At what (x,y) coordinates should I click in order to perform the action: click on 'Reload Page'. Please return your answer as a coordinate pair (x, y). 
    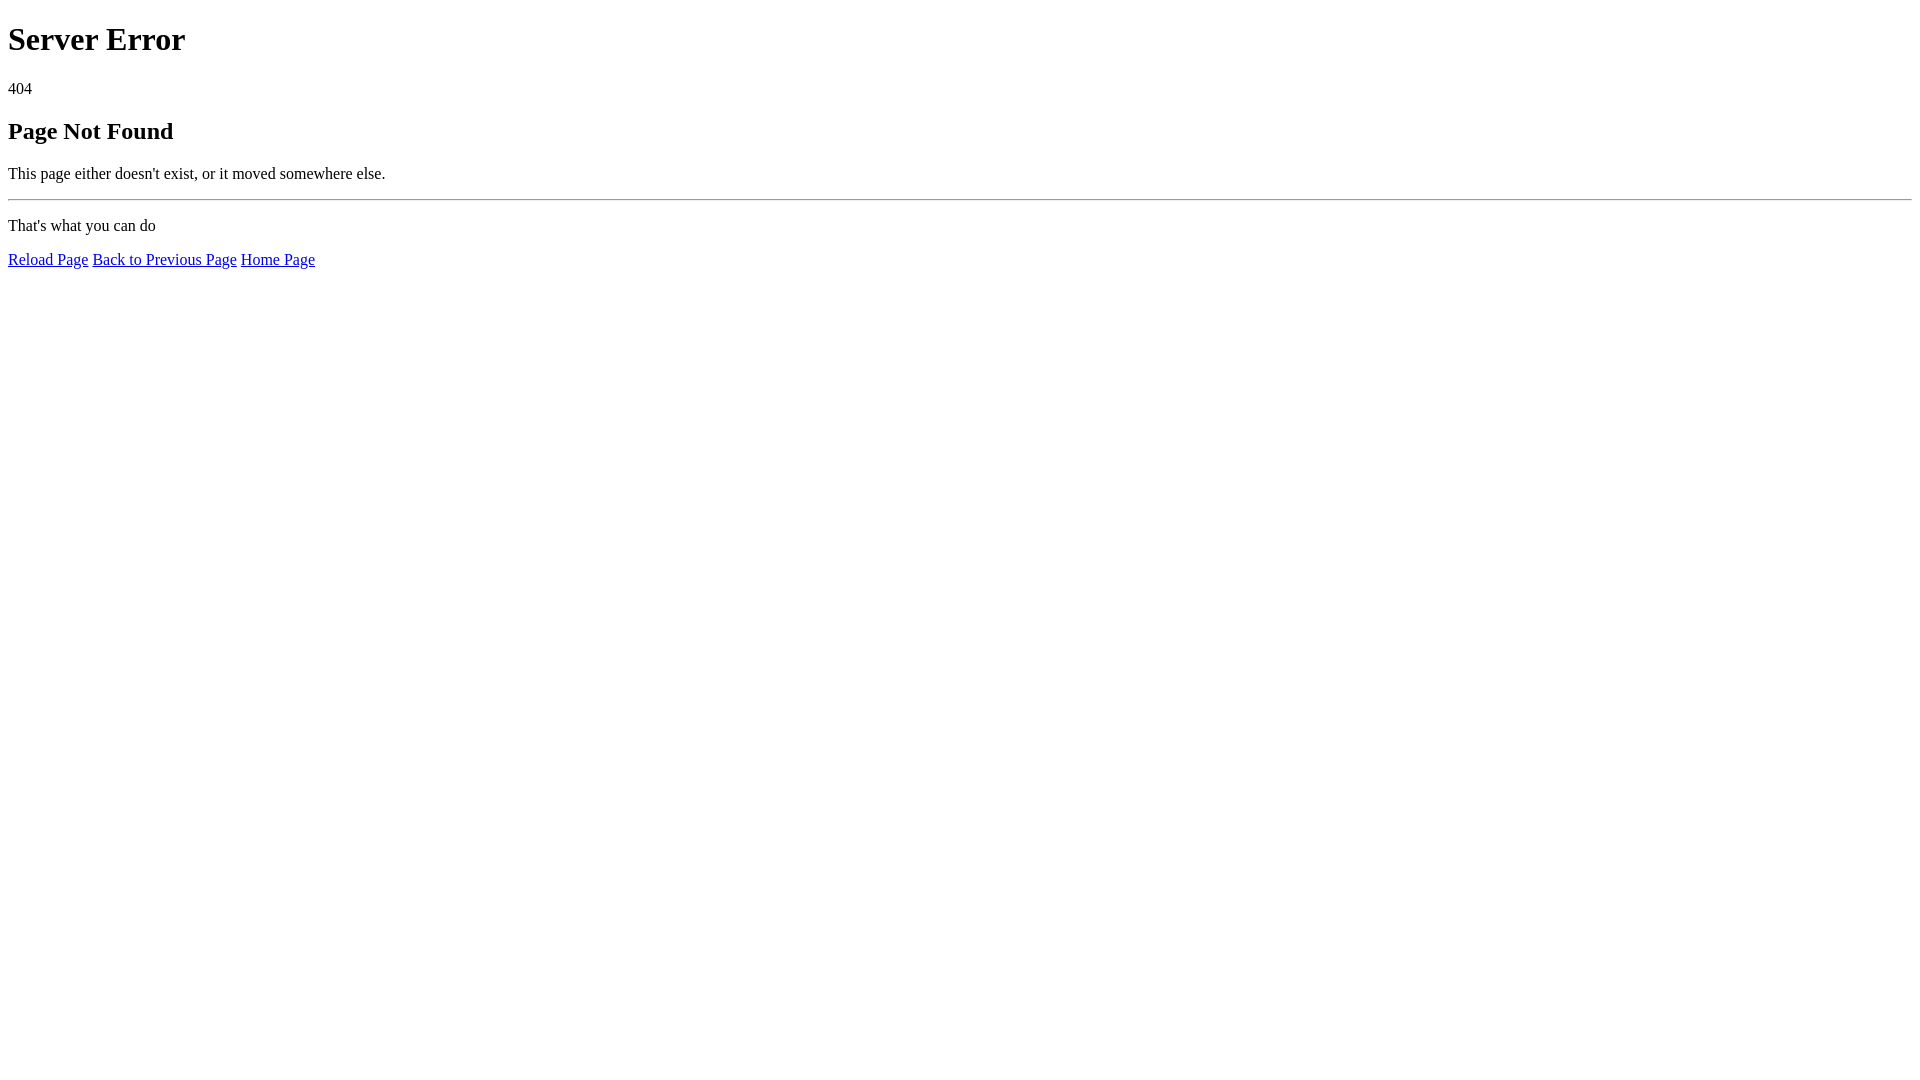
    Looking at the image, I should click on (48, 258).